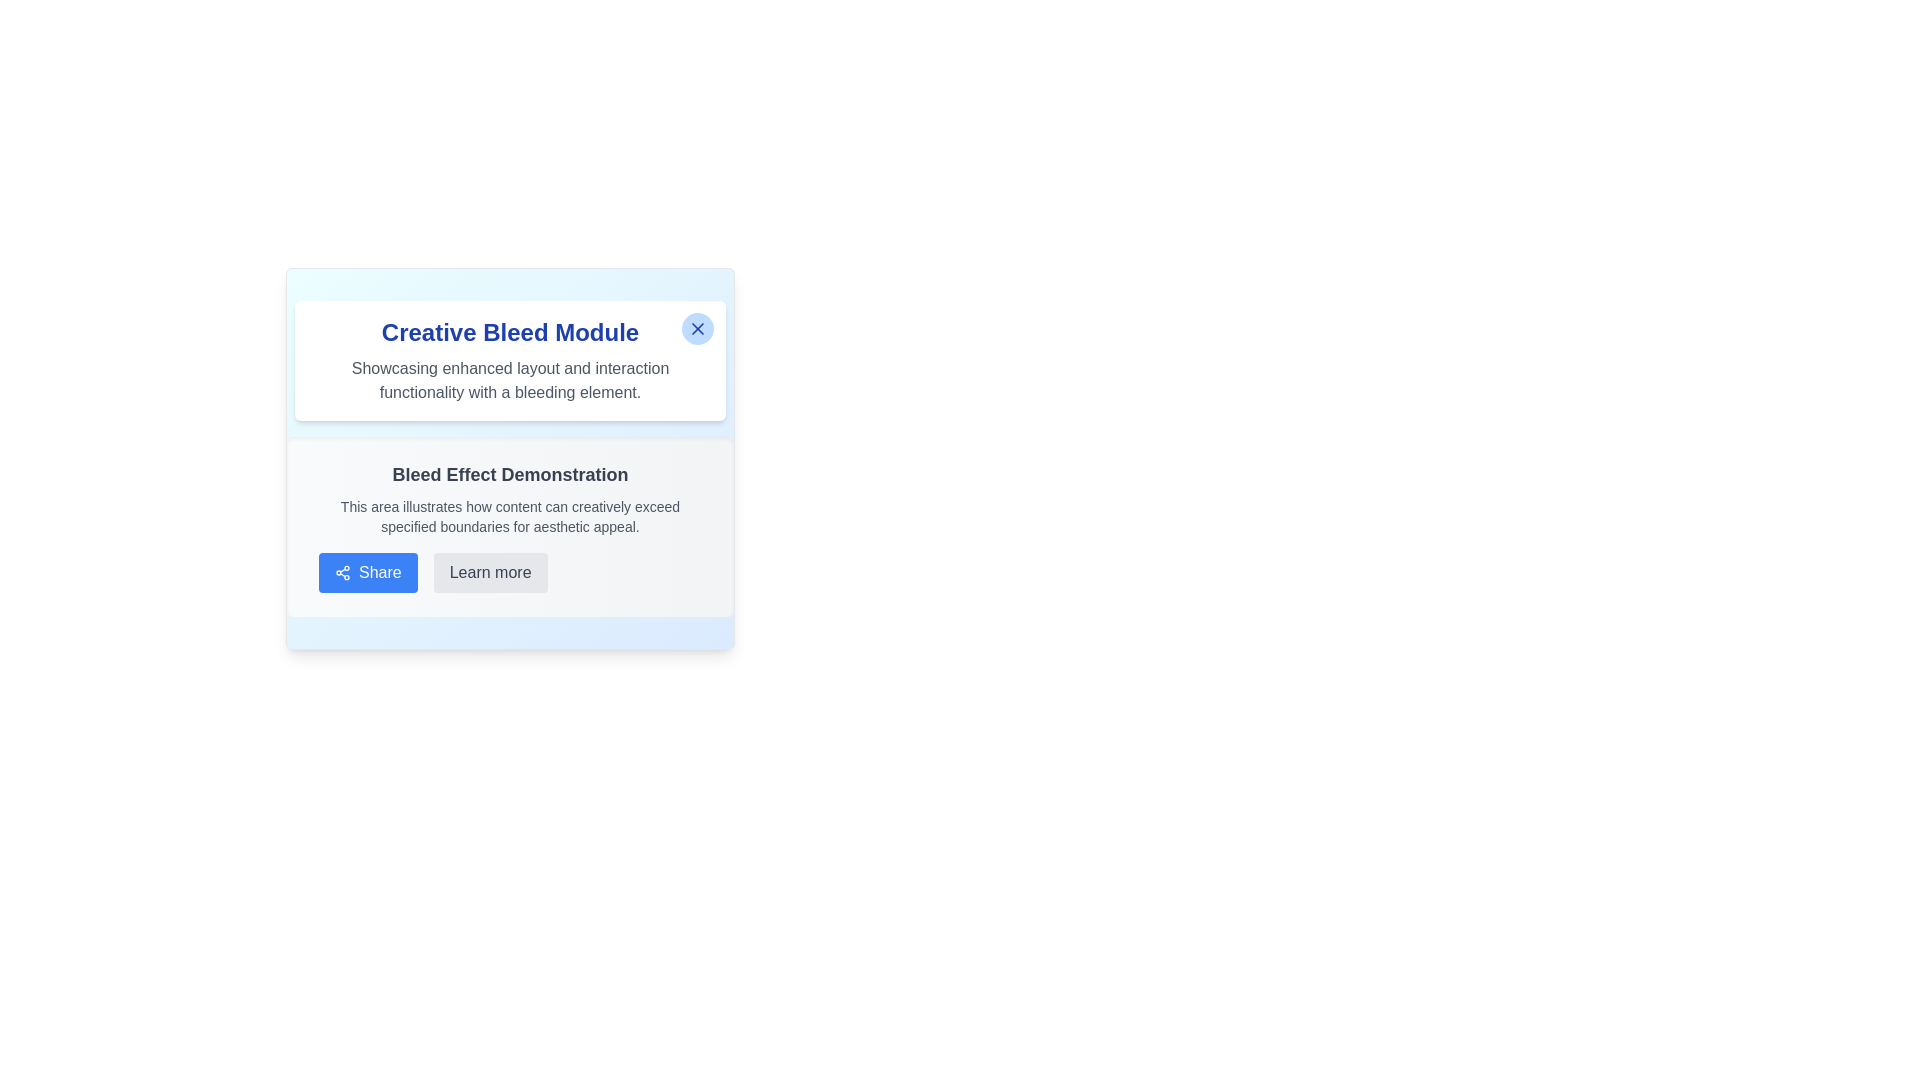 The image size is (1920, 1080). Describe the element at coordinates (510, 515) in the screenshot. I see `the Text Block element that is styled with a small font in gray color, positioned beneath the 'Bleed Effect Demonstration' header and above the 'Share' and 'Learn more' buttons` at that location.